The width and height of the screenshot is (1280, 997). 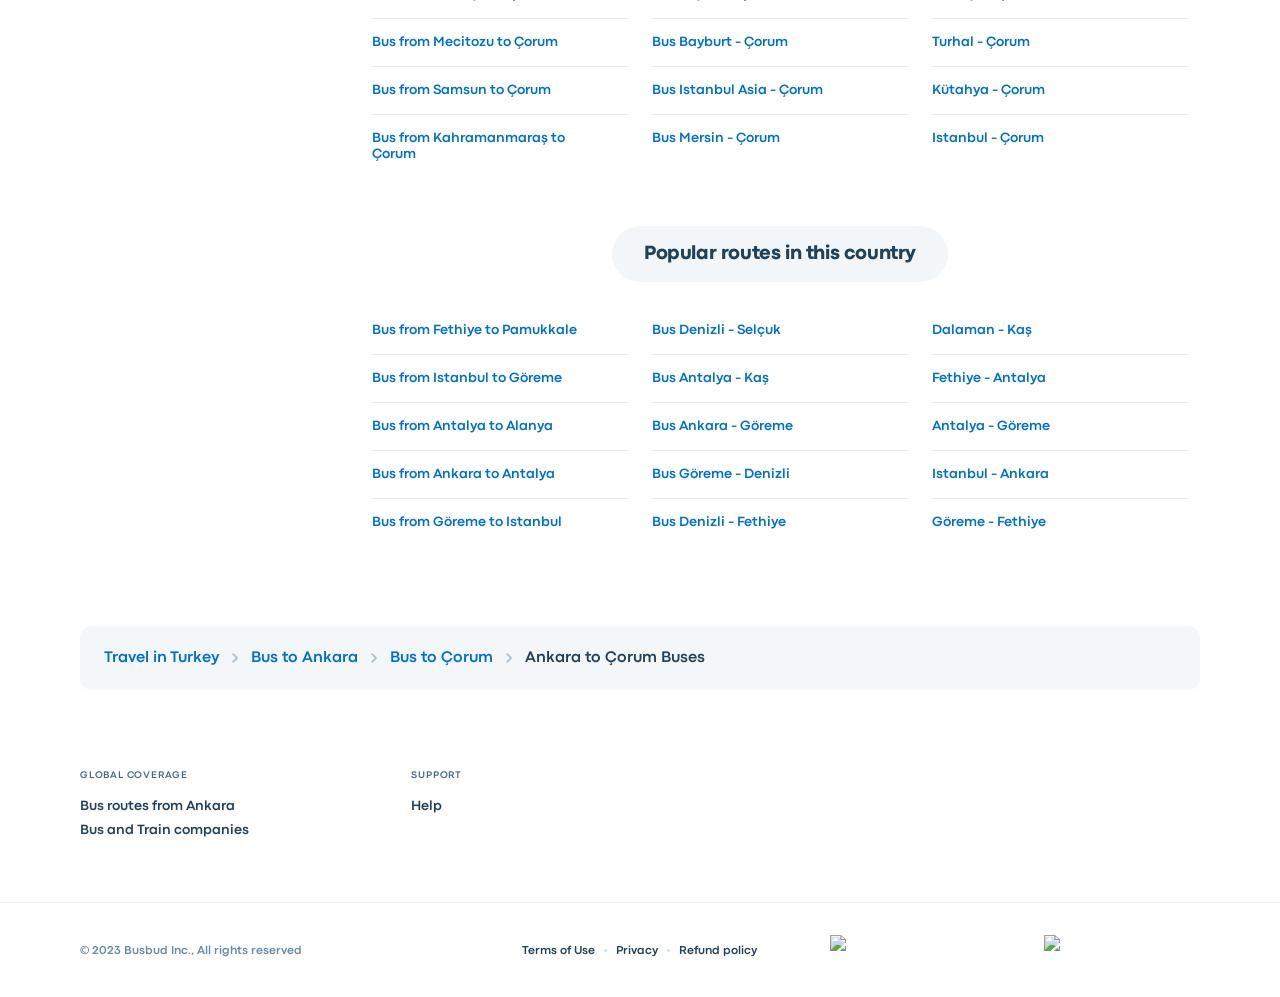 What do you see at coordinates (735, 88) in the screenshot?
I see `'Bus Istanbul Asia - Çorum'` at bounding box center [735, 88].